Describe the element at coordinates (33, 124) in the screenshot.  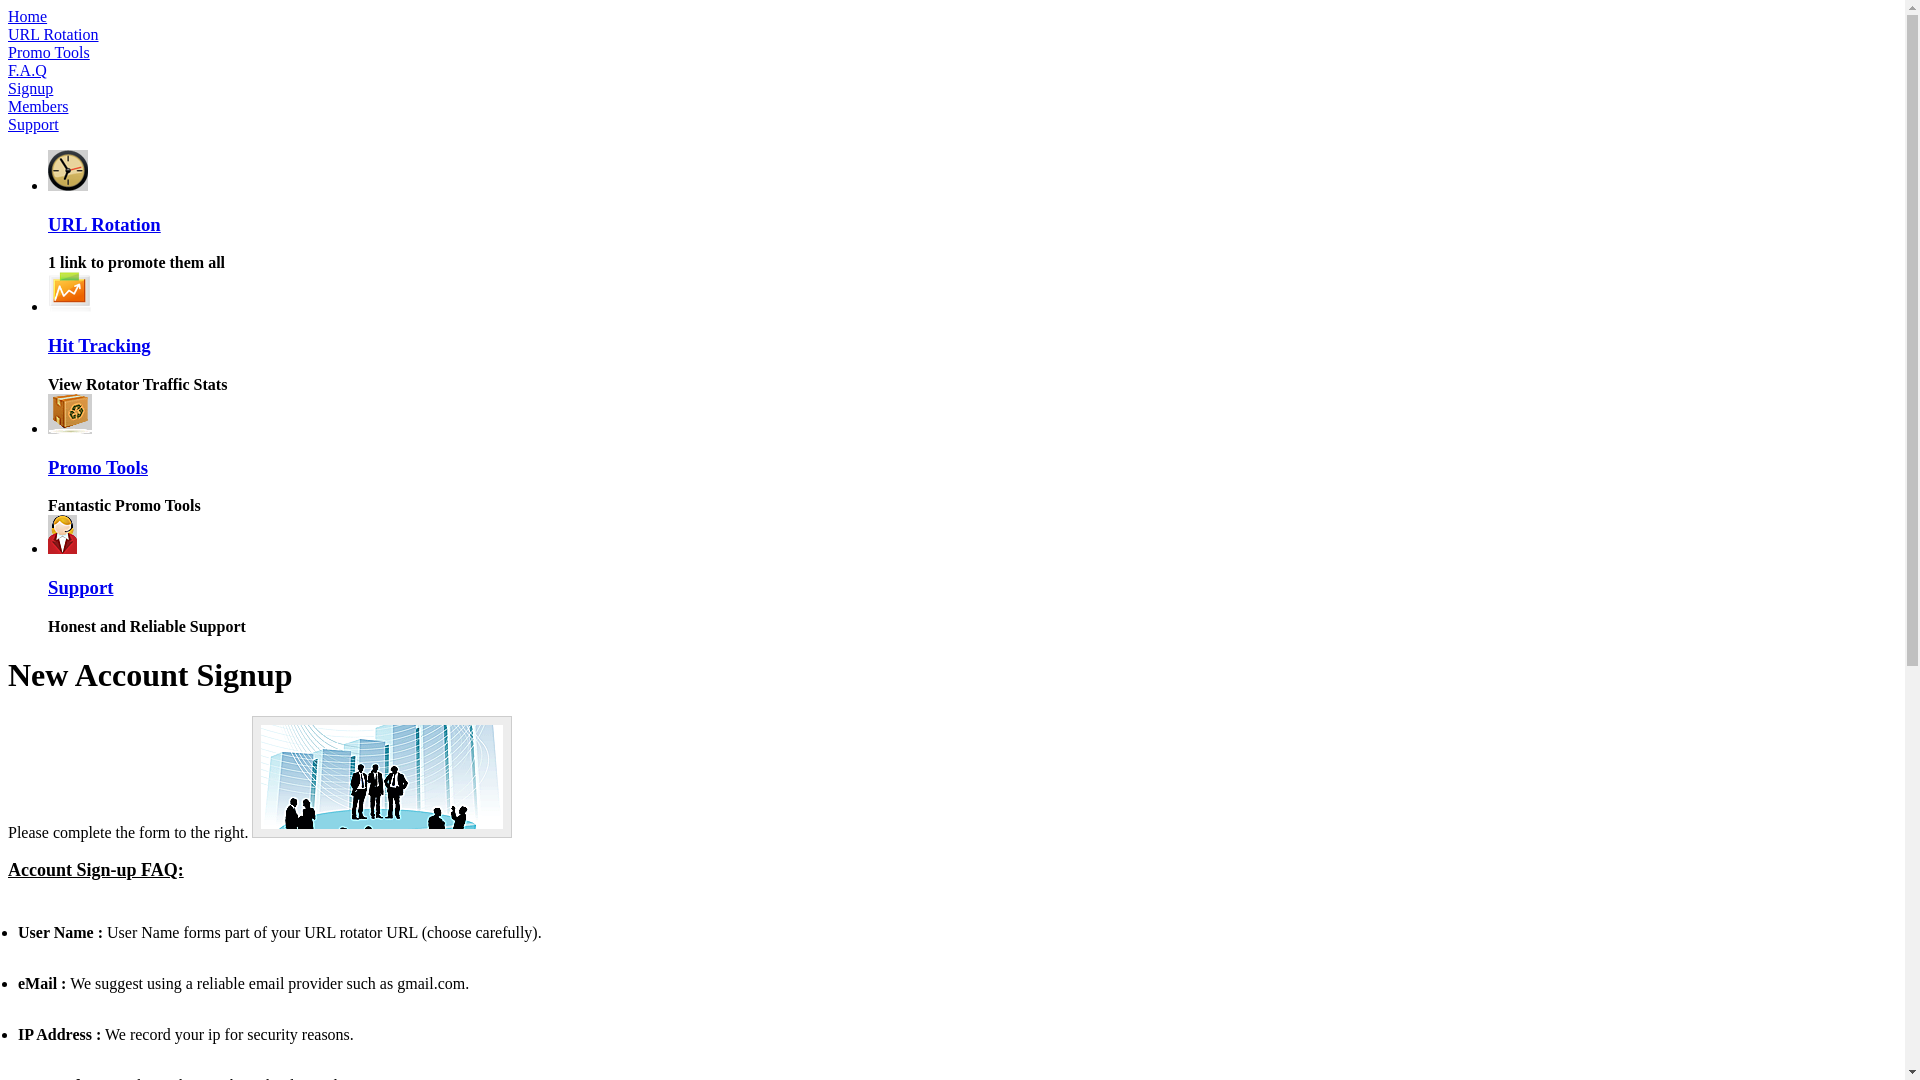
I see `'Support'` at that location.